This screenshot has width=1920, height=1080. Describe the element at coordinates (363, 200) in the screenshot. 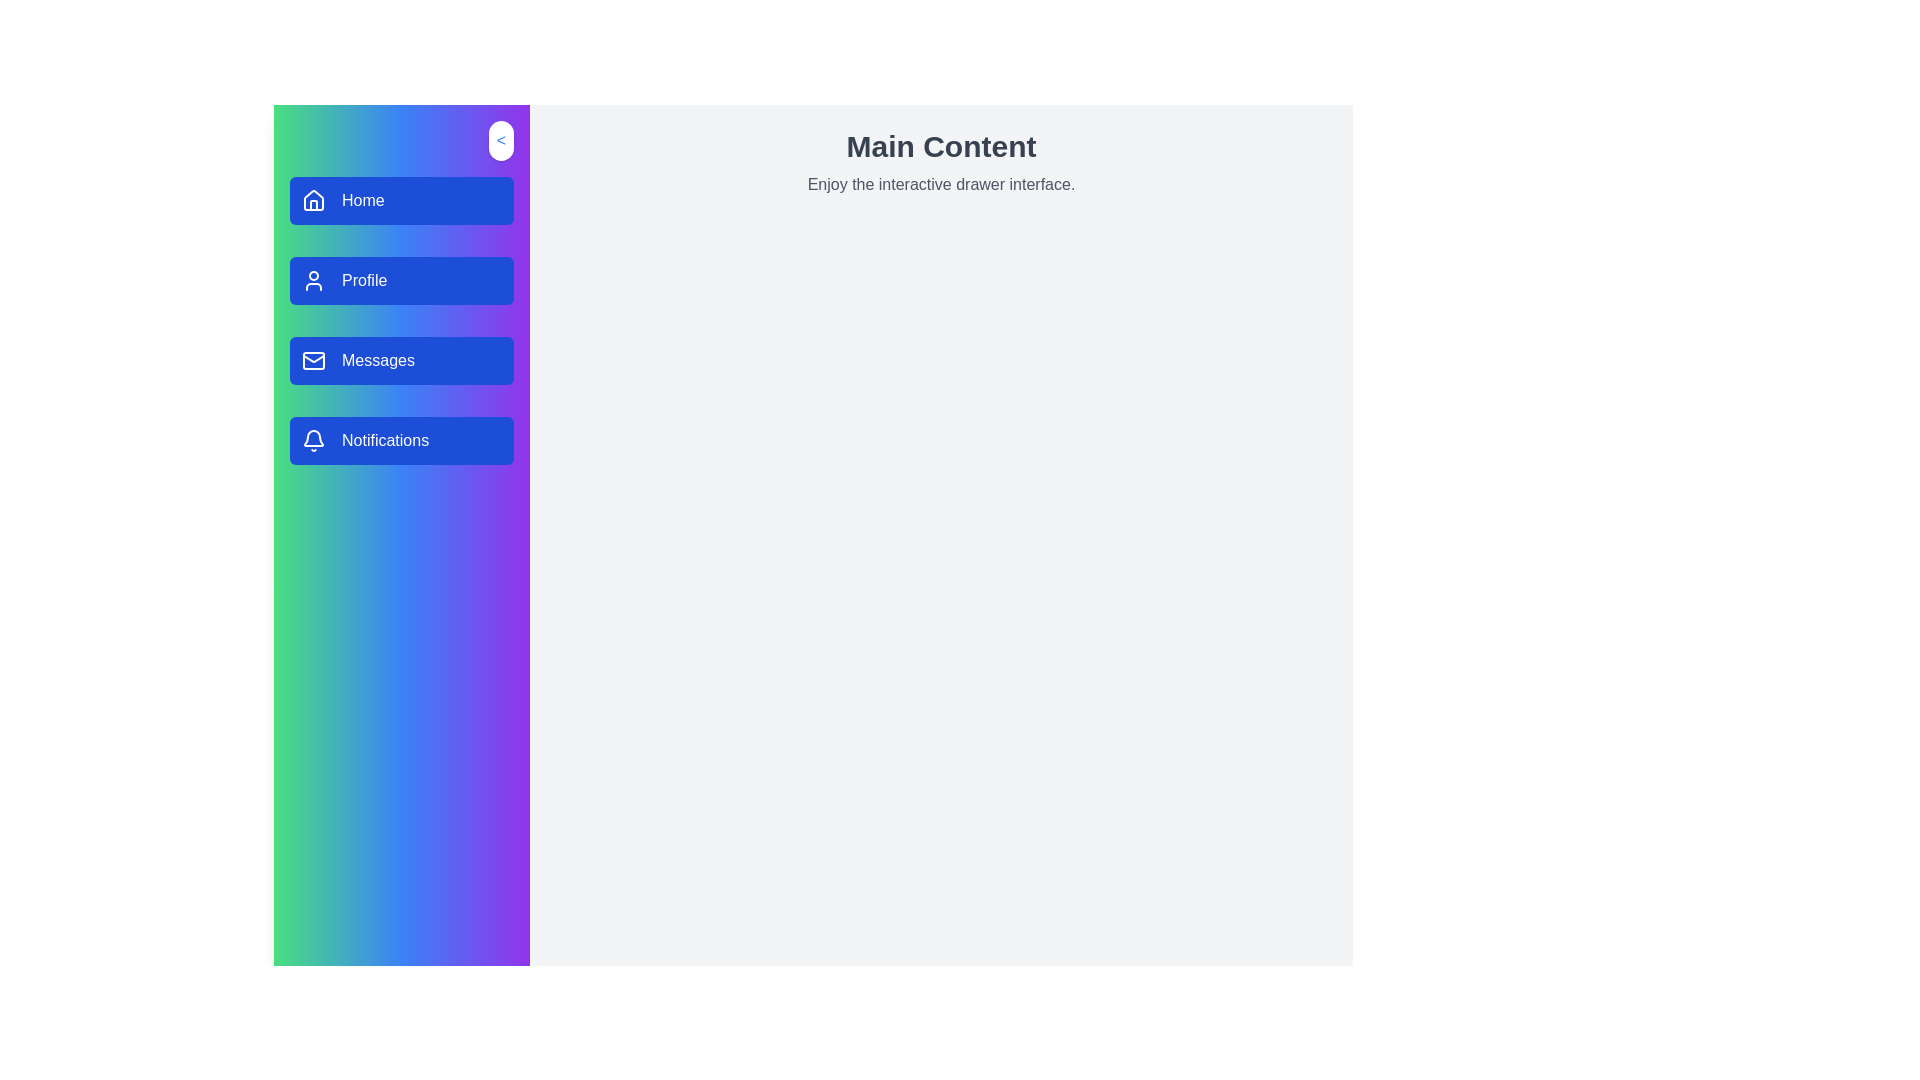

I see `text 'Home' displayed in a bold sans-serif font on the blue button in the vertical navigation menu located on the left pane of the interface` at that location.